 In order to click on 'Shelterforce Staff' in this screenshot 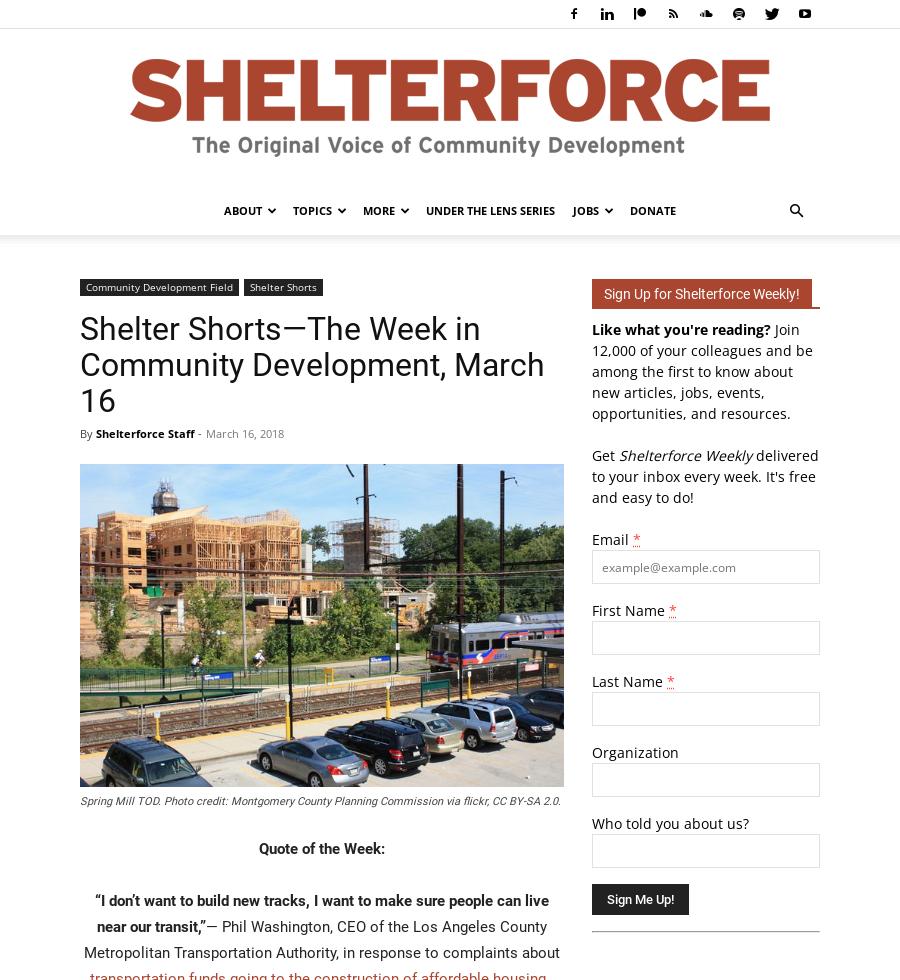, I will do `click(145, 433)`.